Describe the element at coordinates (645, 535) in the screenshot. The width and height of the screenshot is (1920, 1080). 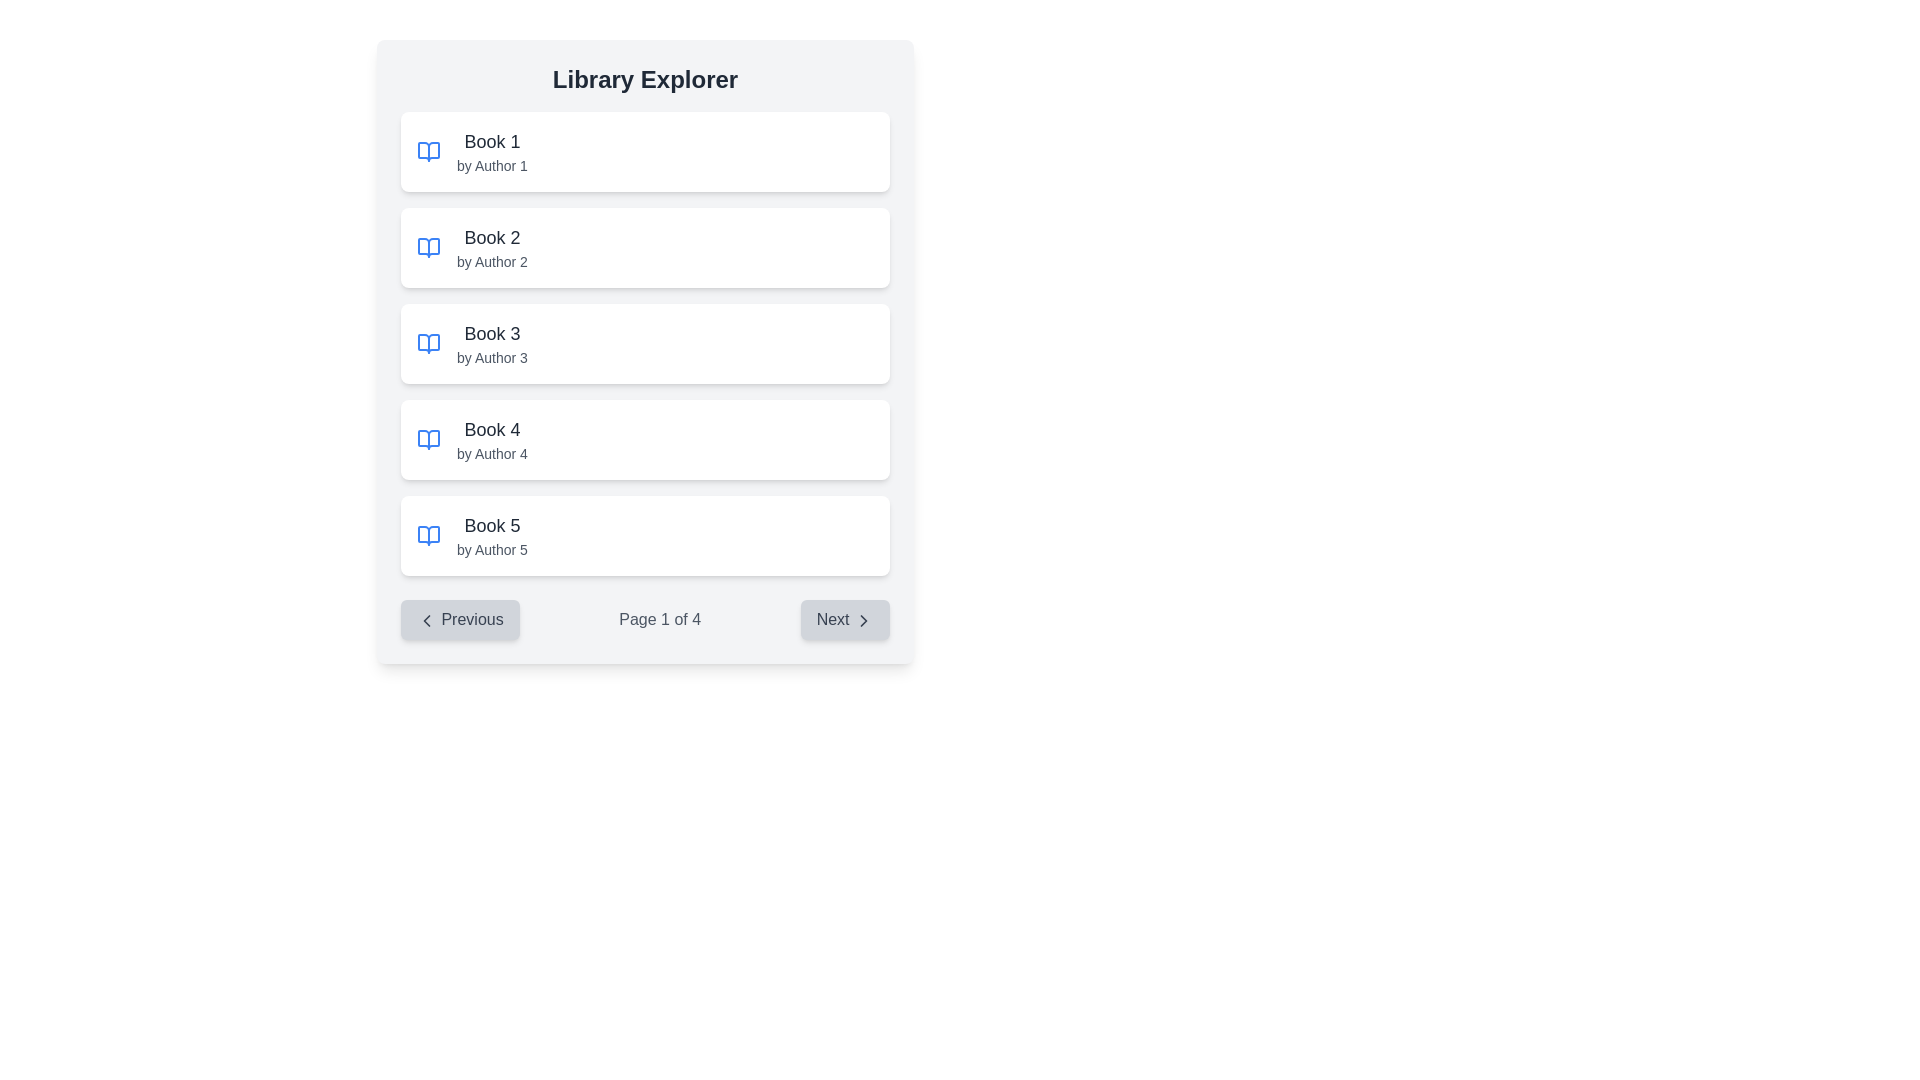
I see `the fifth book entry in the list containing its title and author` at that location.